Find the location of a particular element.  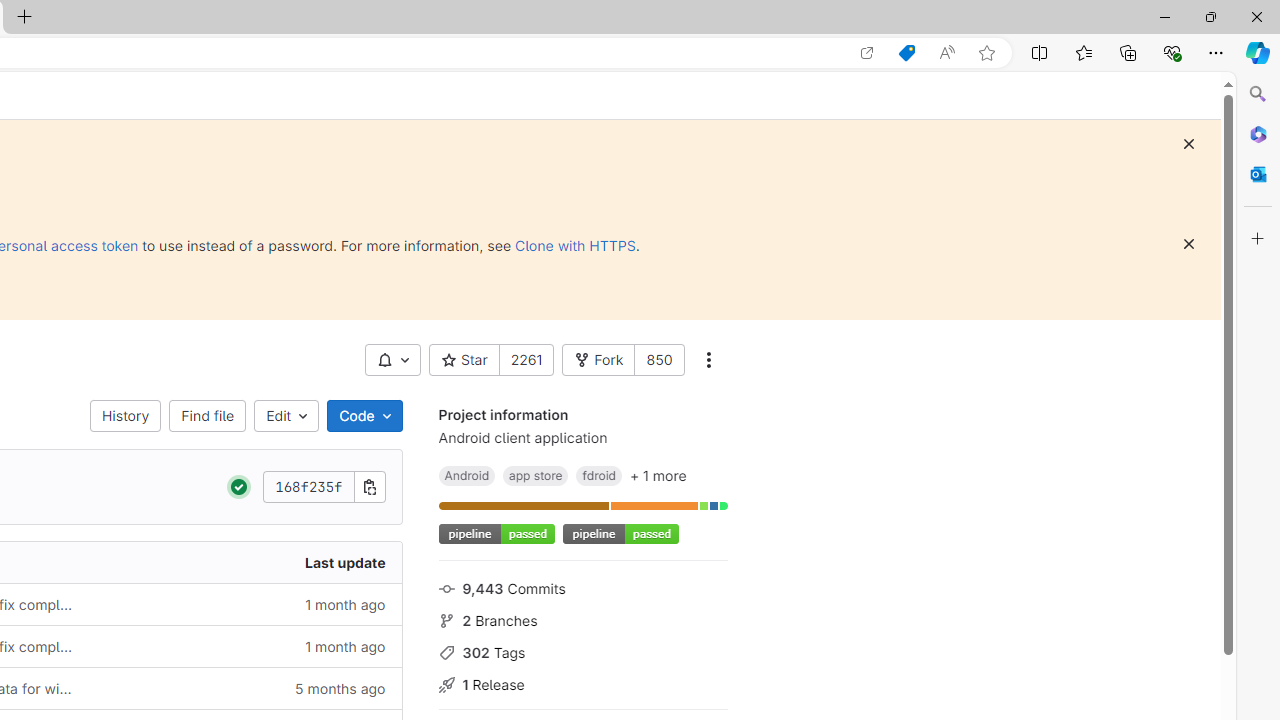

'+ 1 more' is located at coordinates (657, 475).